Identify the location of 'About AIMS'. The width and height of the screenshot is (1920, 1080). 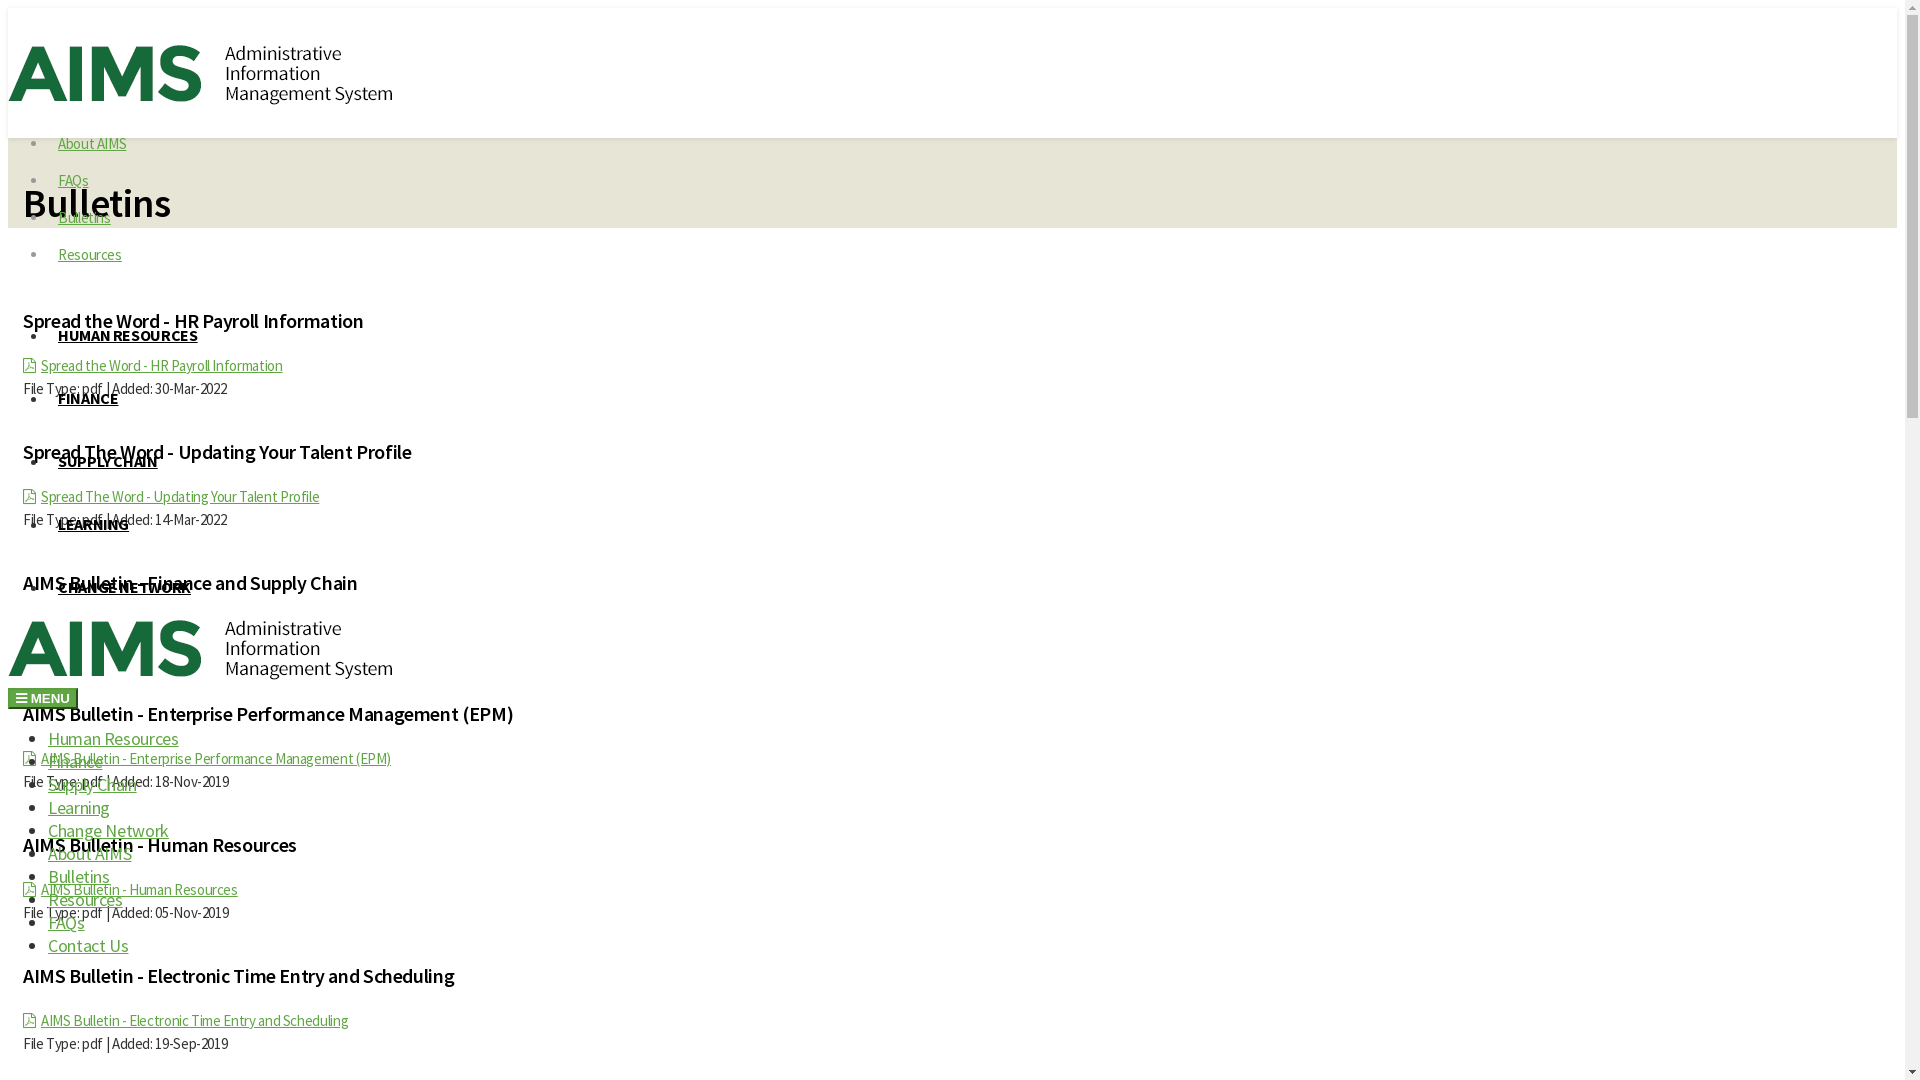
(88, 853).